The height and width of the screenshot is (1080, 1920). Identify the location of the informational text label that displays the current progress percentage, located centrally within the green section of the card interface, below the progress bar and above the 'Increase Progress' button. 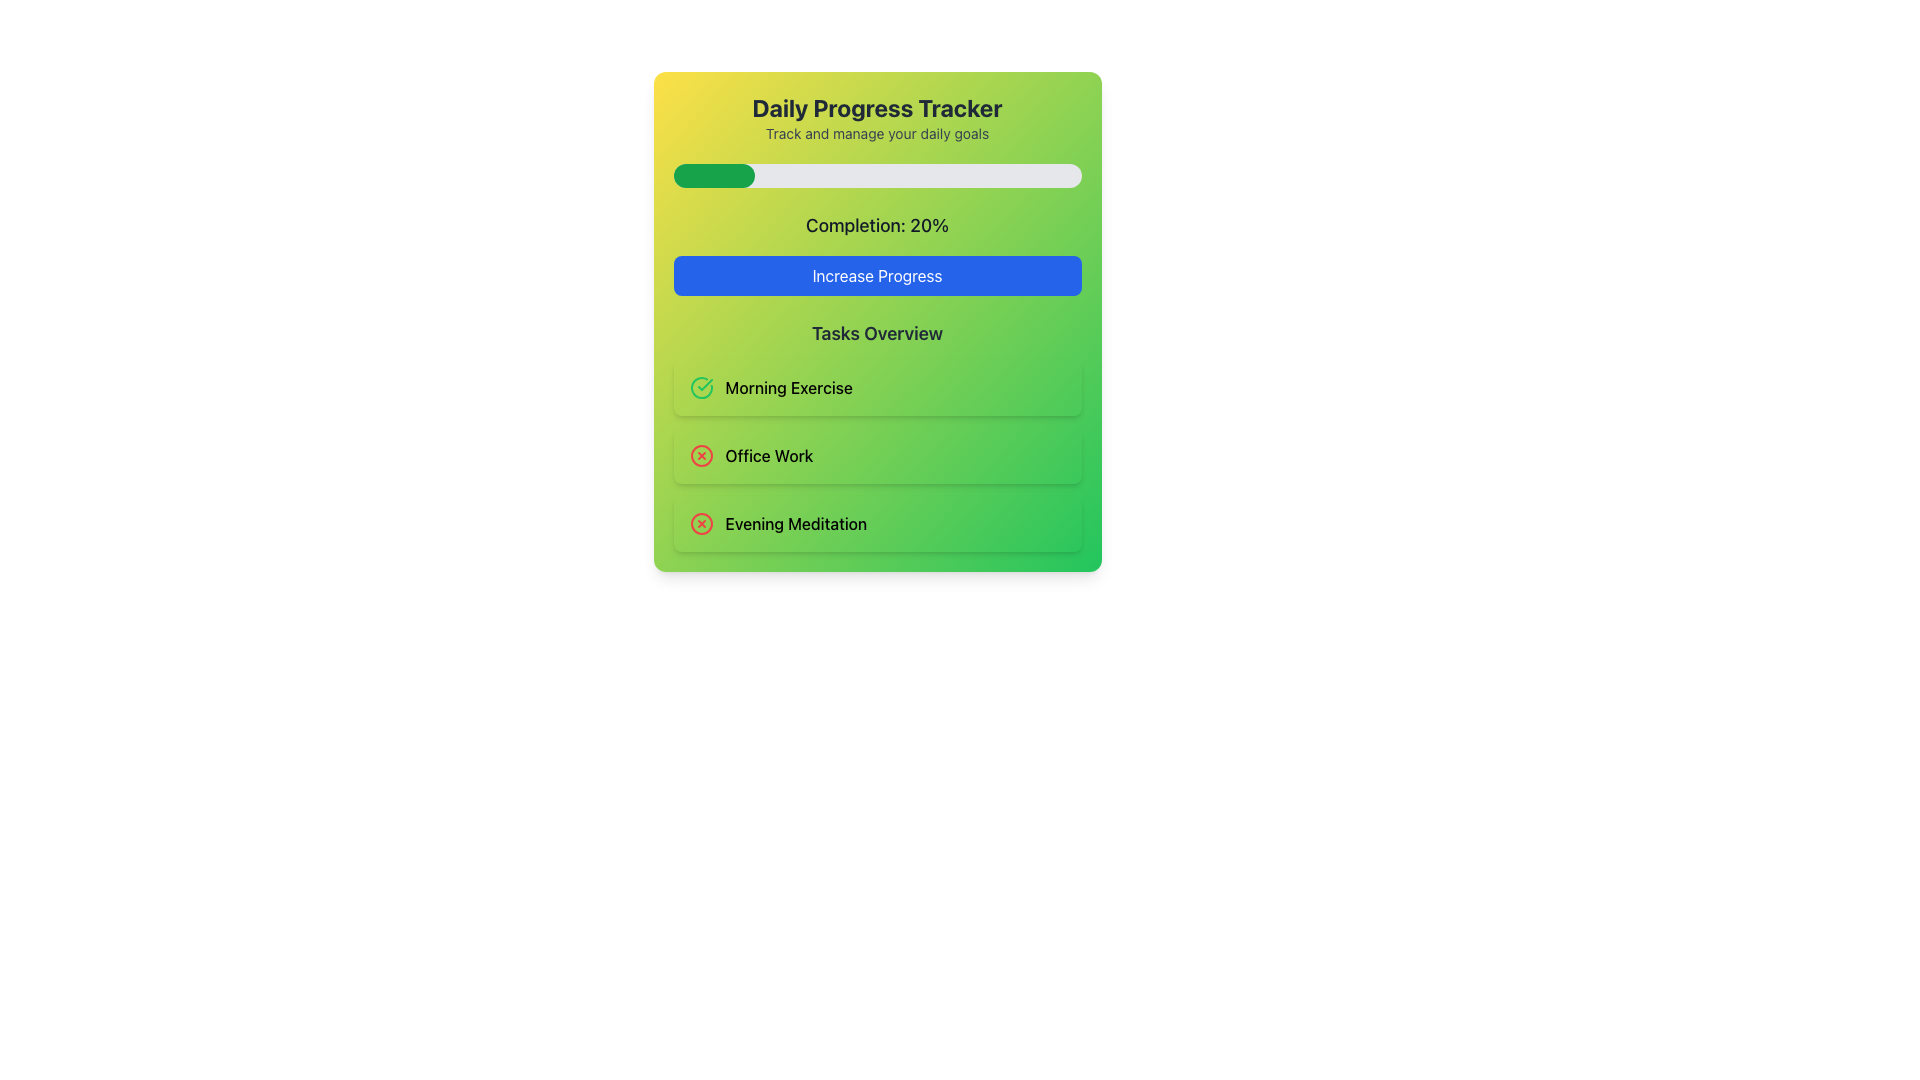
(877, 225).